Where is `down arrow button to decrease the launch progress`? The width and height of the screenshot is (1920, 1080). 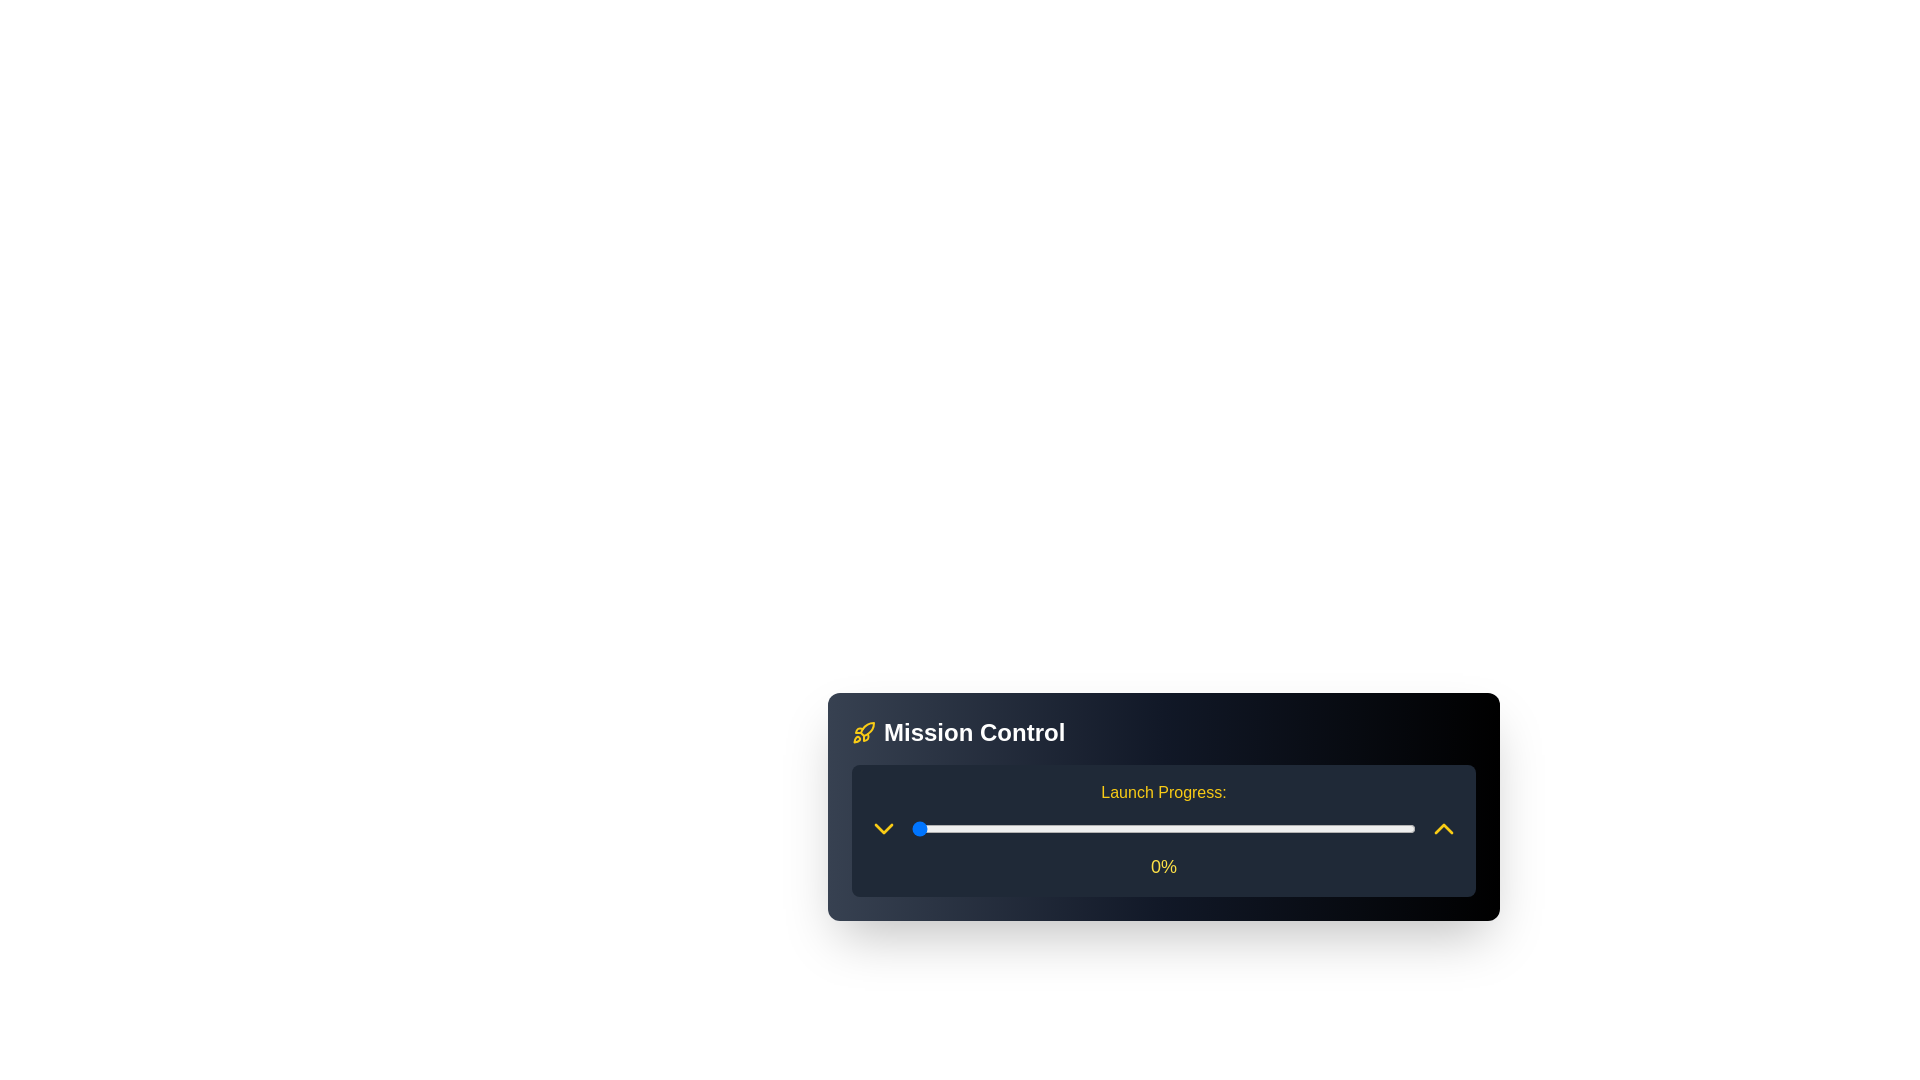
down arrow button to decrease the launch progress is located at coordinates (882, 829).